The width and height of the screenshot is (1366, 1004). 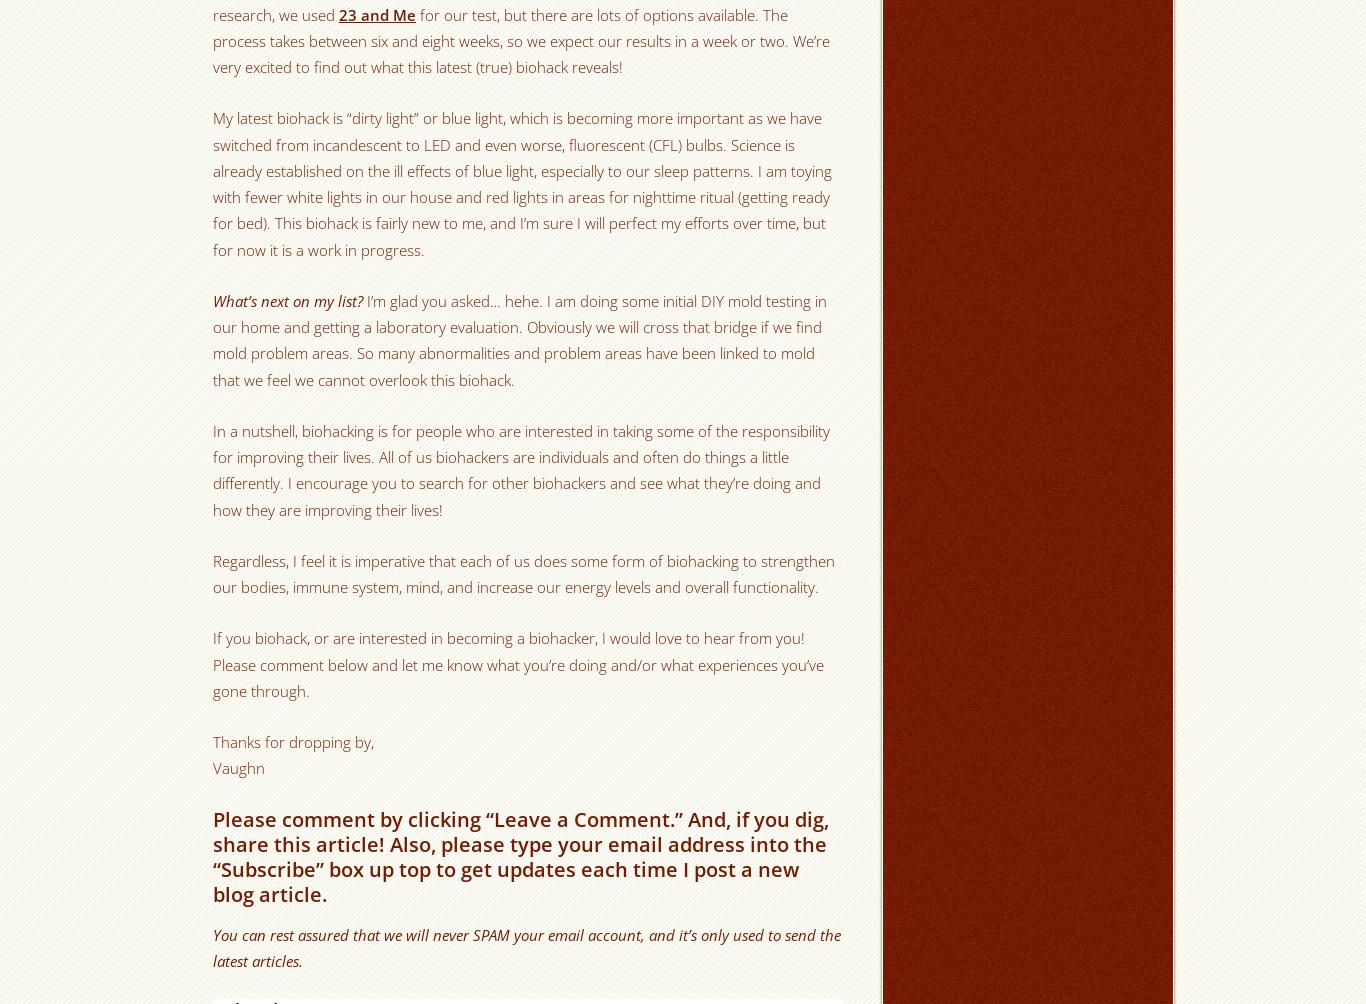 What do you see at coordinates (520, 339) in the screenshot?
I see `'I’m glad you asked… hehe. I am doing some initial DIY mold testing in our home and getting a laboratory evaluation. Obviously we will cross that bridge if we find mold problem areas. So many abnormalities and problem areas have been linked to mold that we feel we cannot overlook this biohack.'` at bounding box center [520, 339].